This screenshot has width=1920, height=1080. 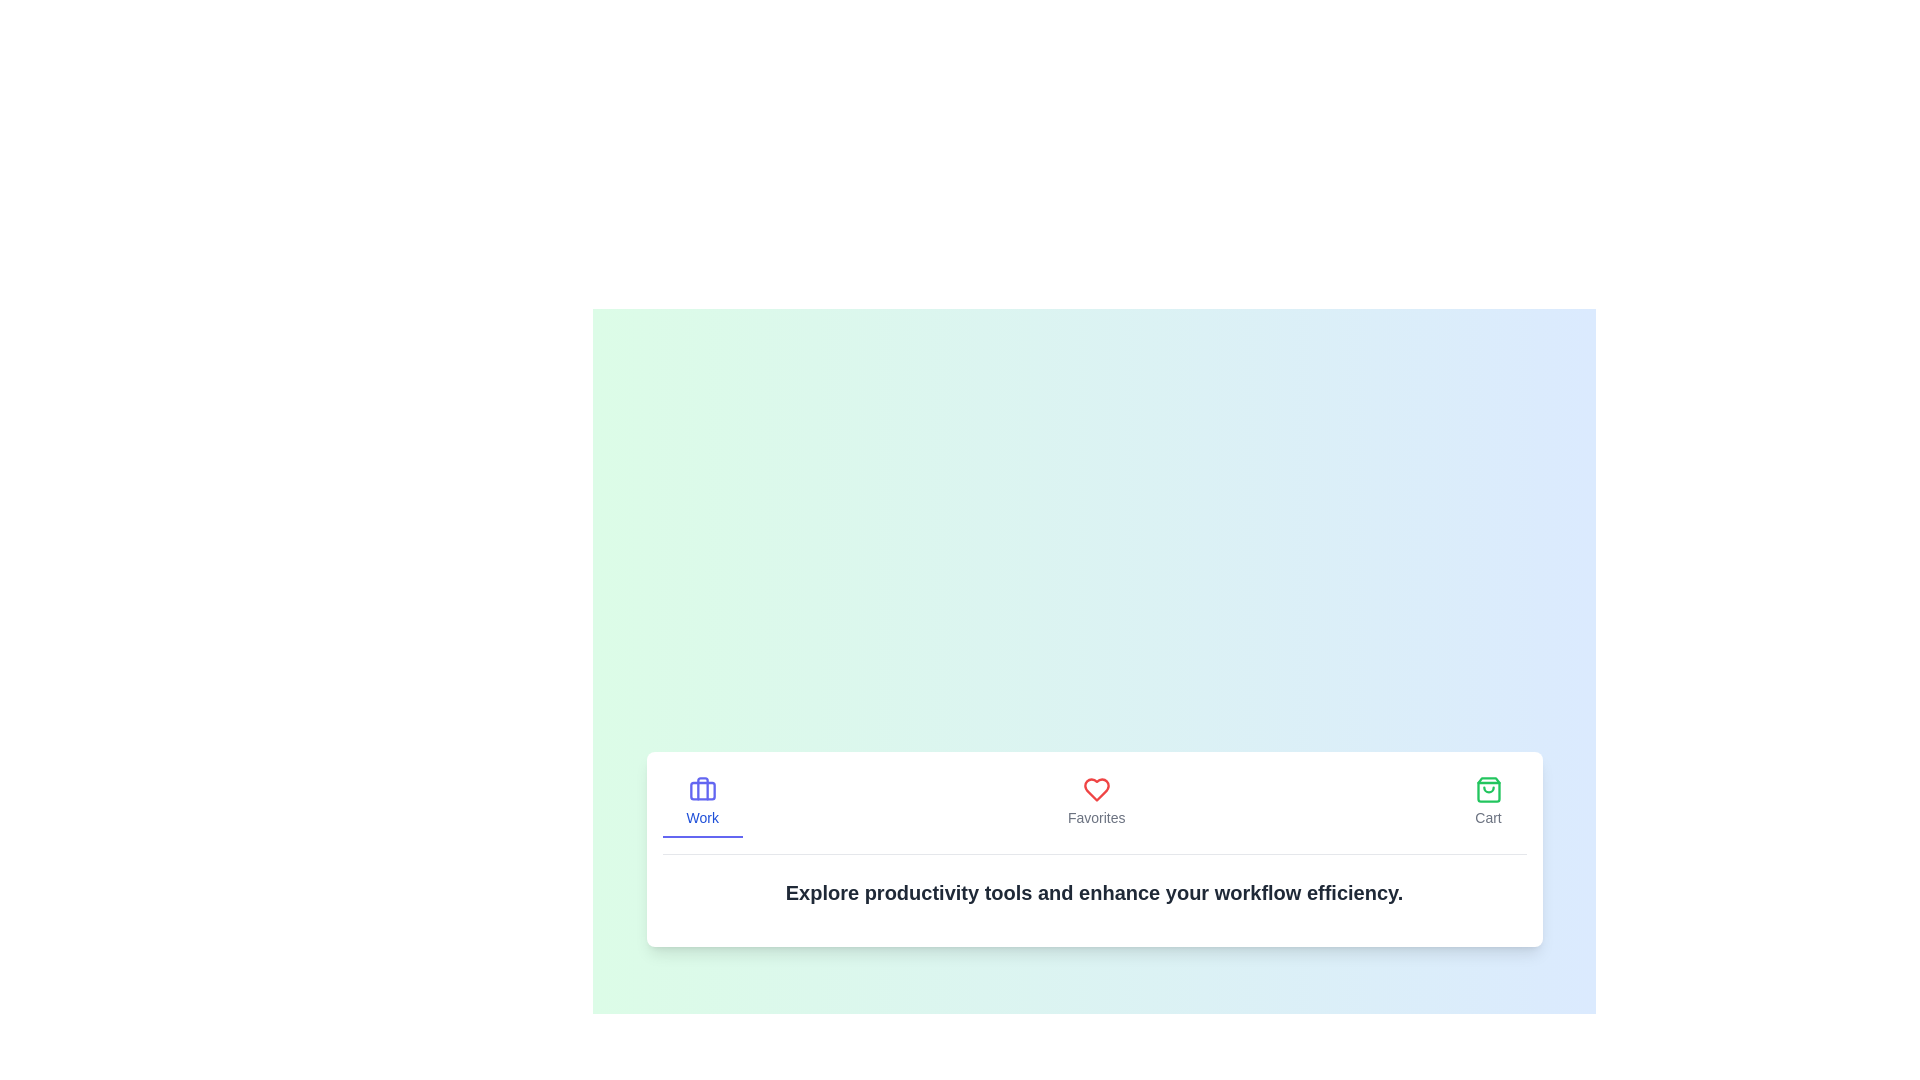 What do you see at coordinates (1488, 801) in the screenshot?
I see `the tab labeled Cart` at bounding box center [1488, 801].